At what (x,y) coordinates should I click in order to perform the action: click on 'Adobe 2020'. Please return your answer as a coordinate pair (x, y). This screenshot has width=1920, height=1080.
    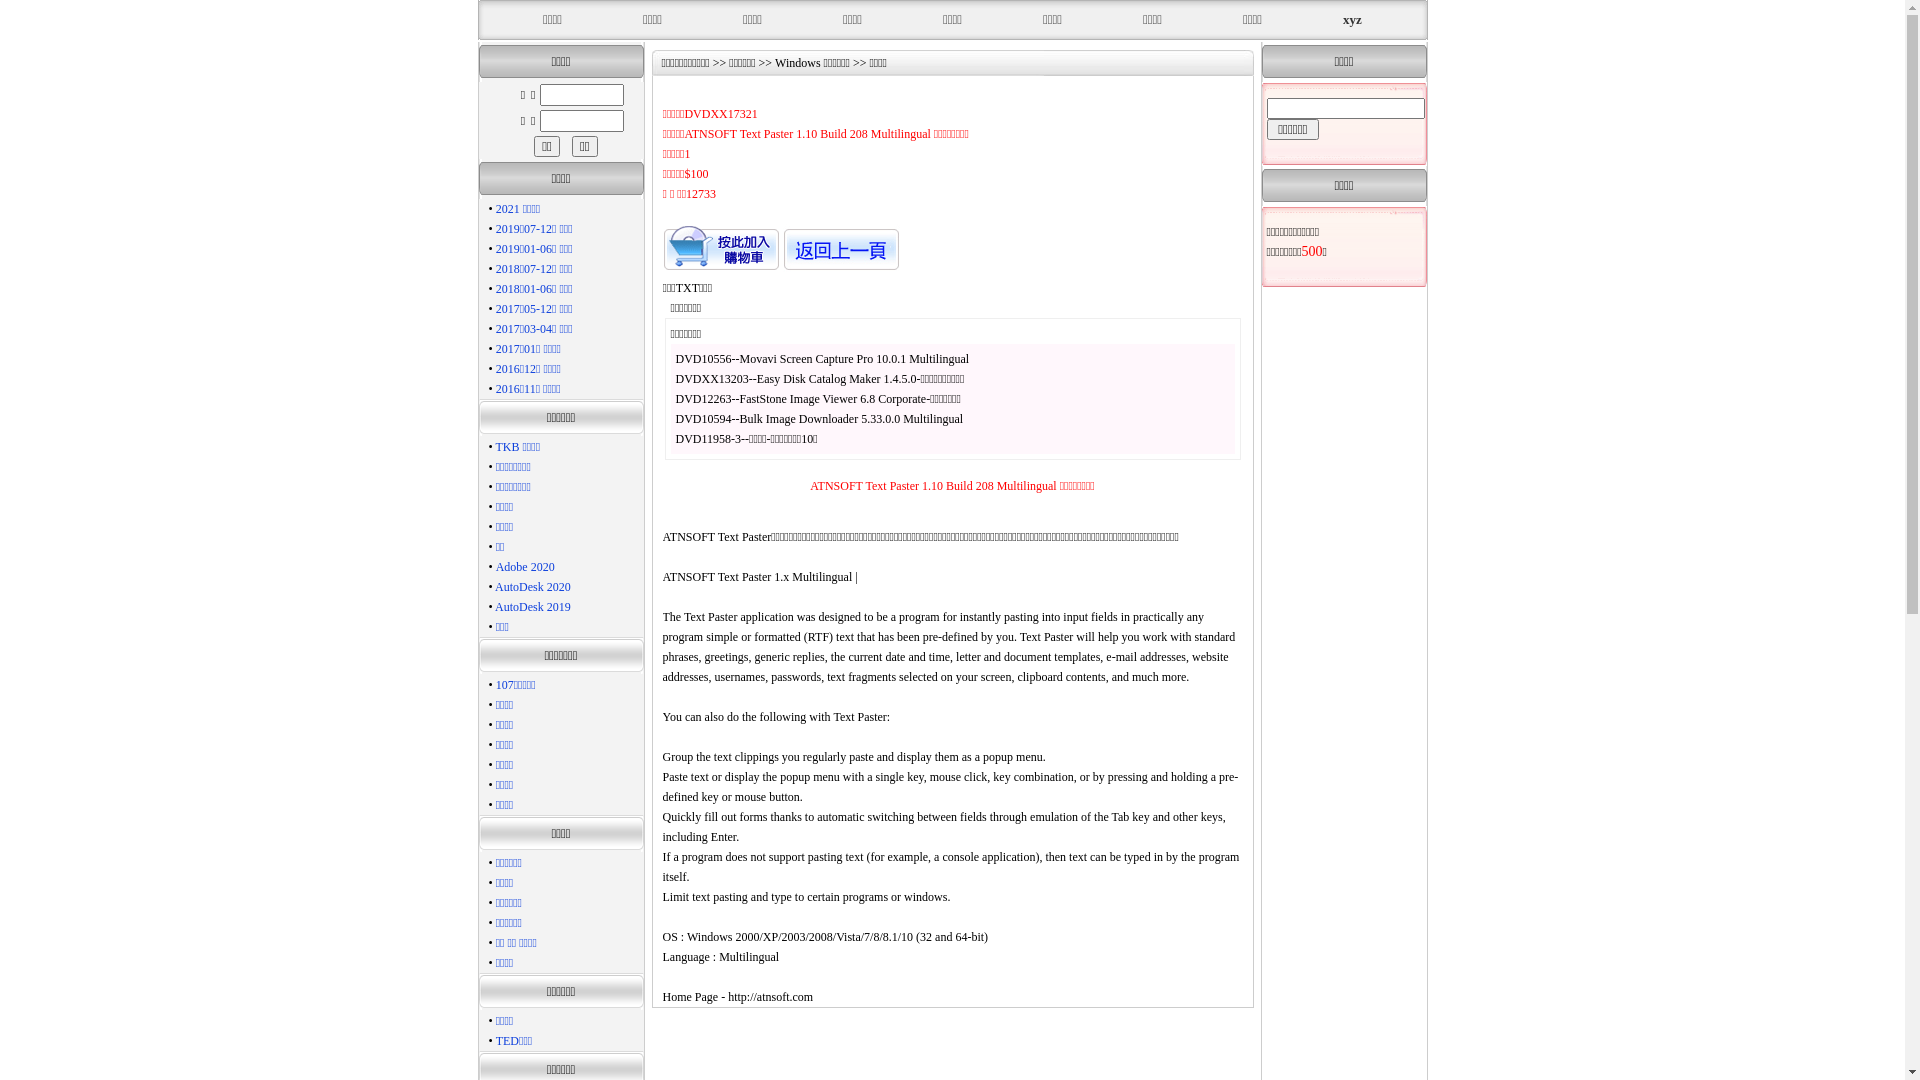
    Looking at the image, I should click on (525, 567).